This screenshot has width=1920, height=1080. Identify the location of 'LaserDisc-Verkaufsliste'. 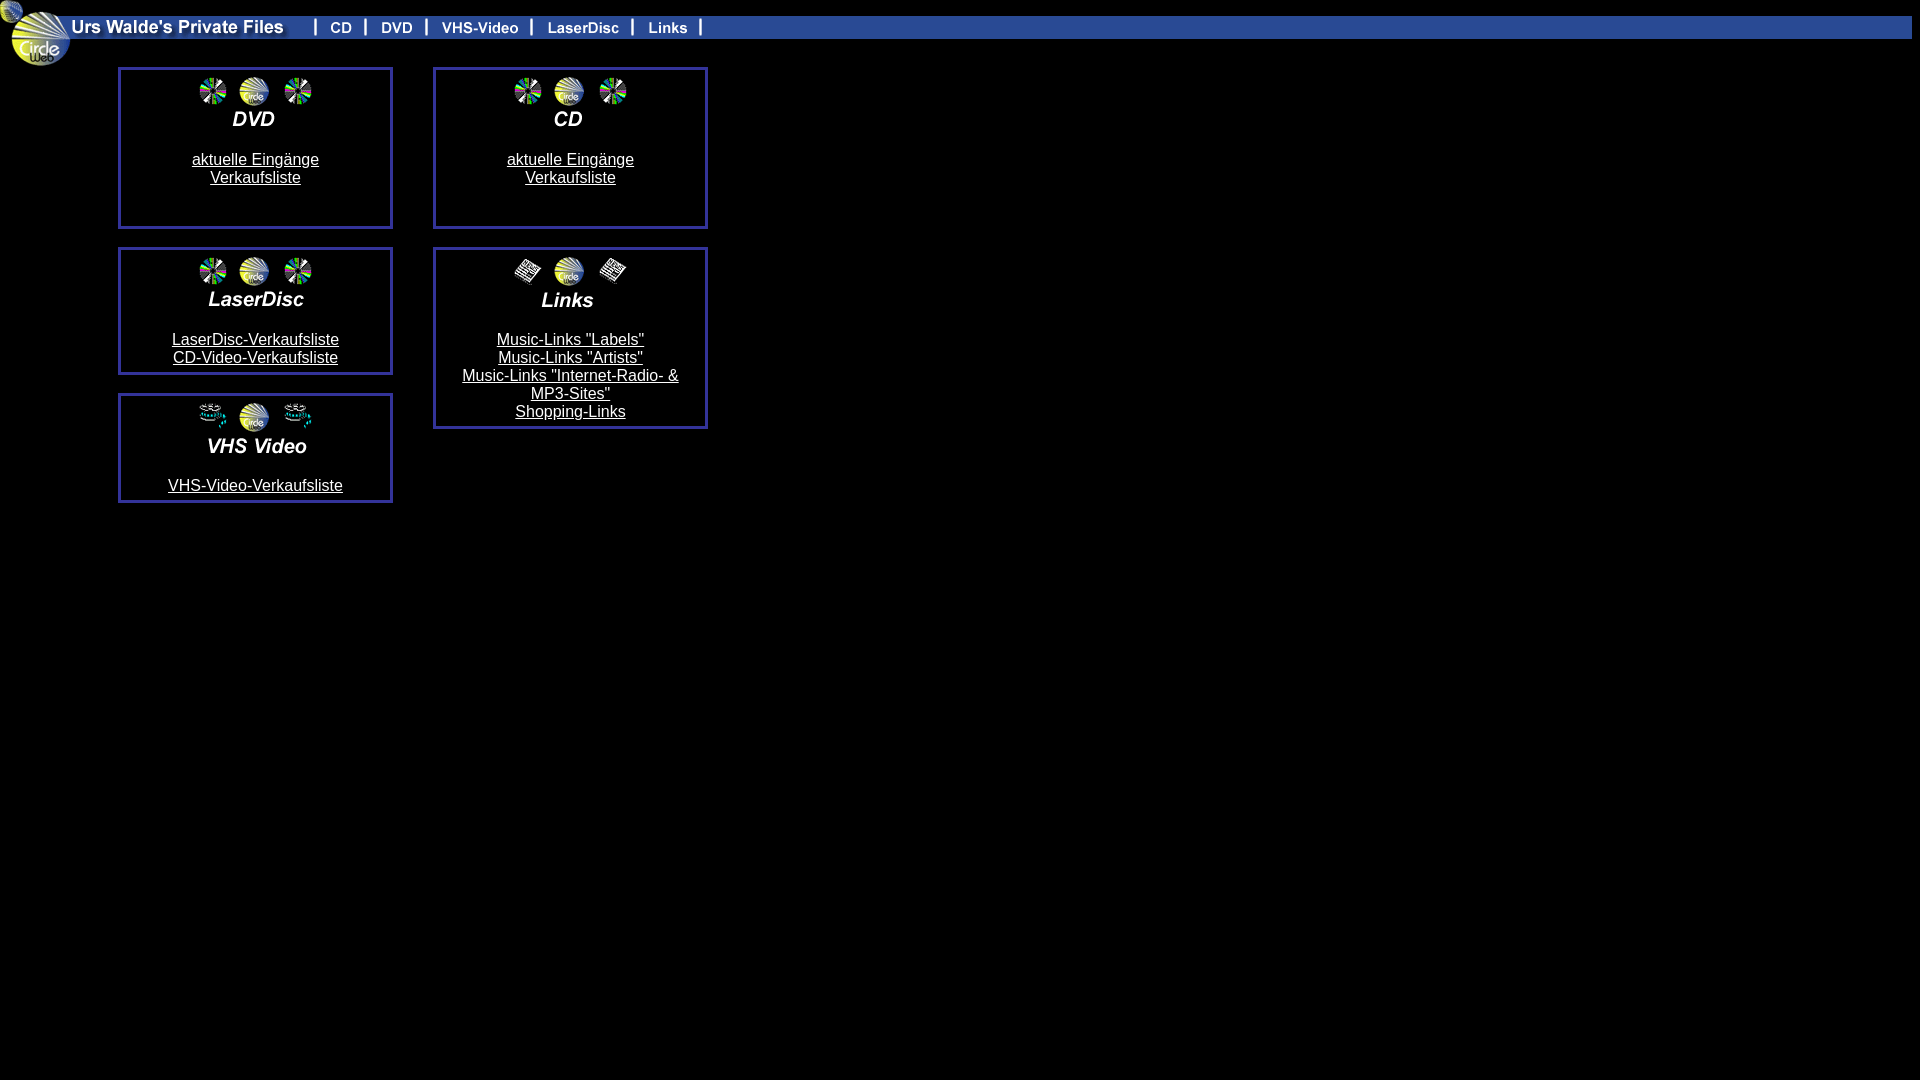
(254, 338).